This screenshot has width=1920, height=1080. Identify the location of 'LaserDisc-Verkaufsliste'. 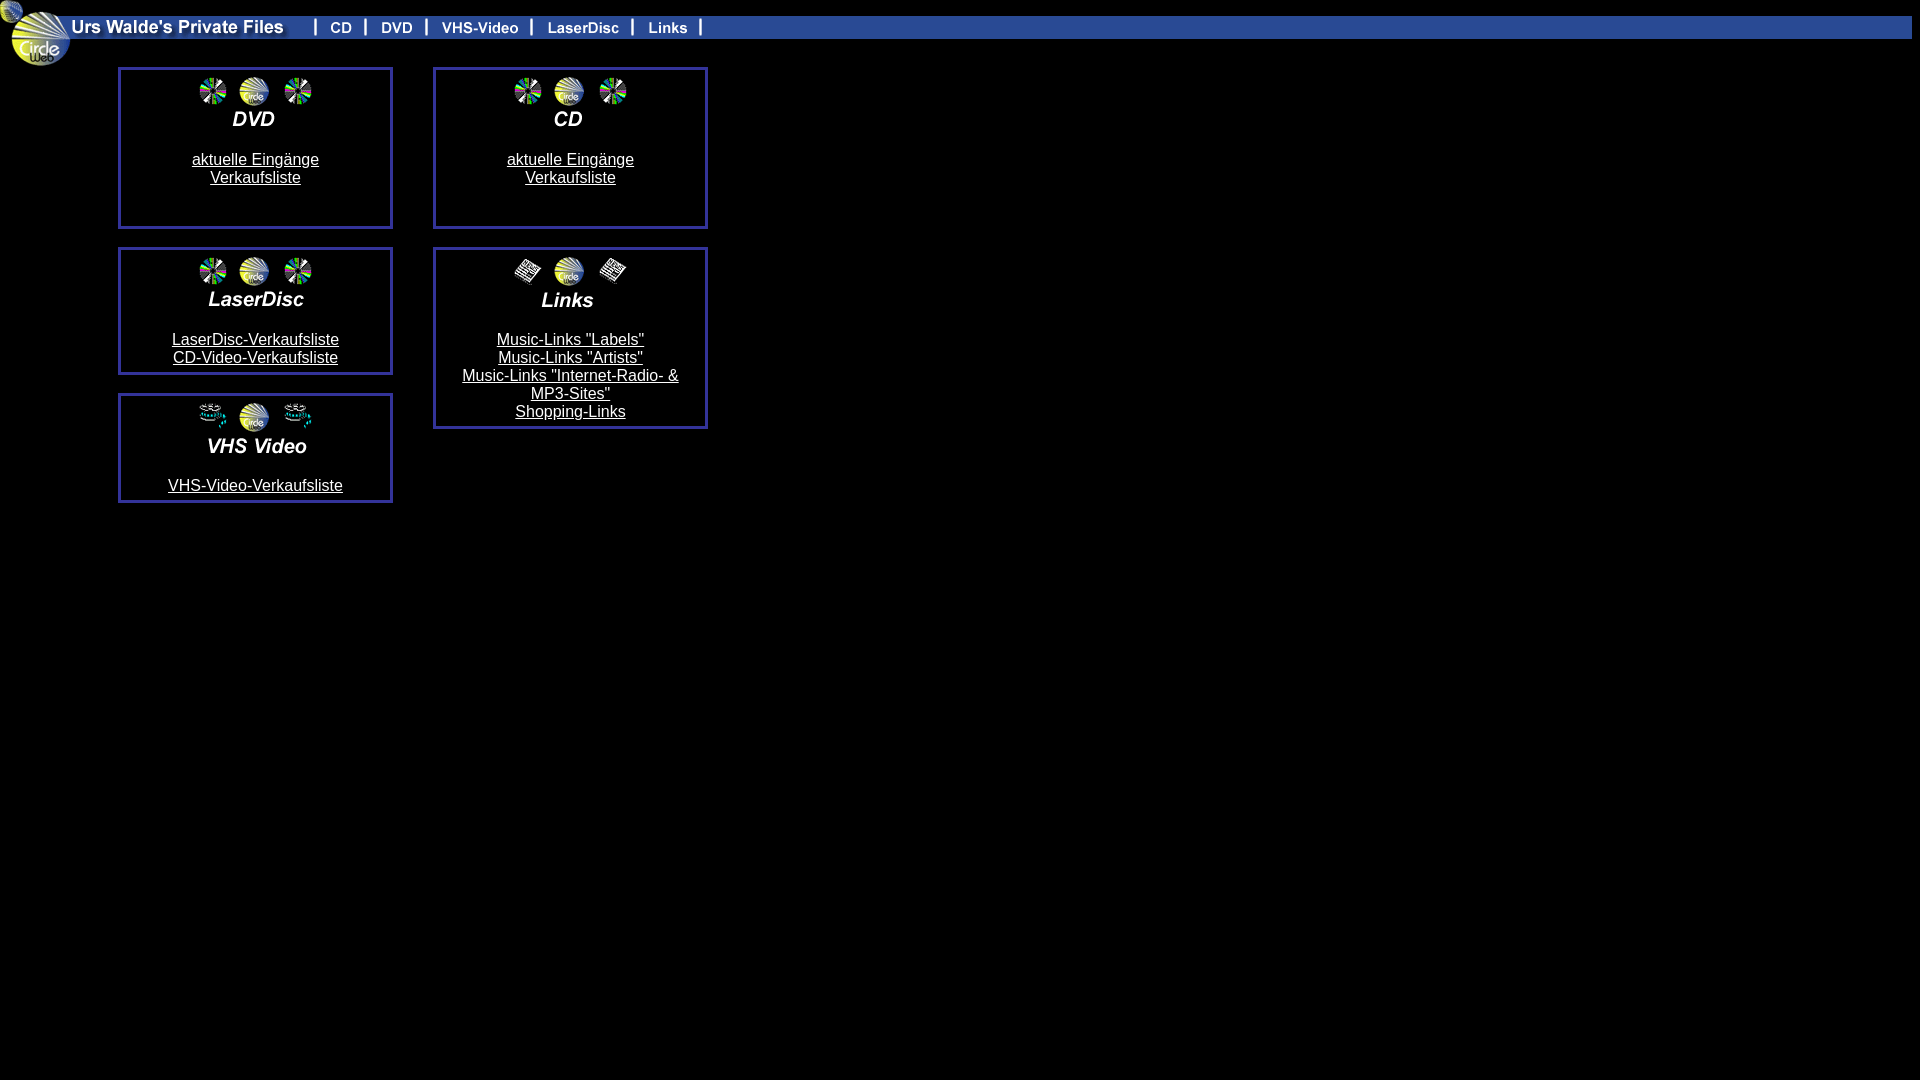
(254, 338).